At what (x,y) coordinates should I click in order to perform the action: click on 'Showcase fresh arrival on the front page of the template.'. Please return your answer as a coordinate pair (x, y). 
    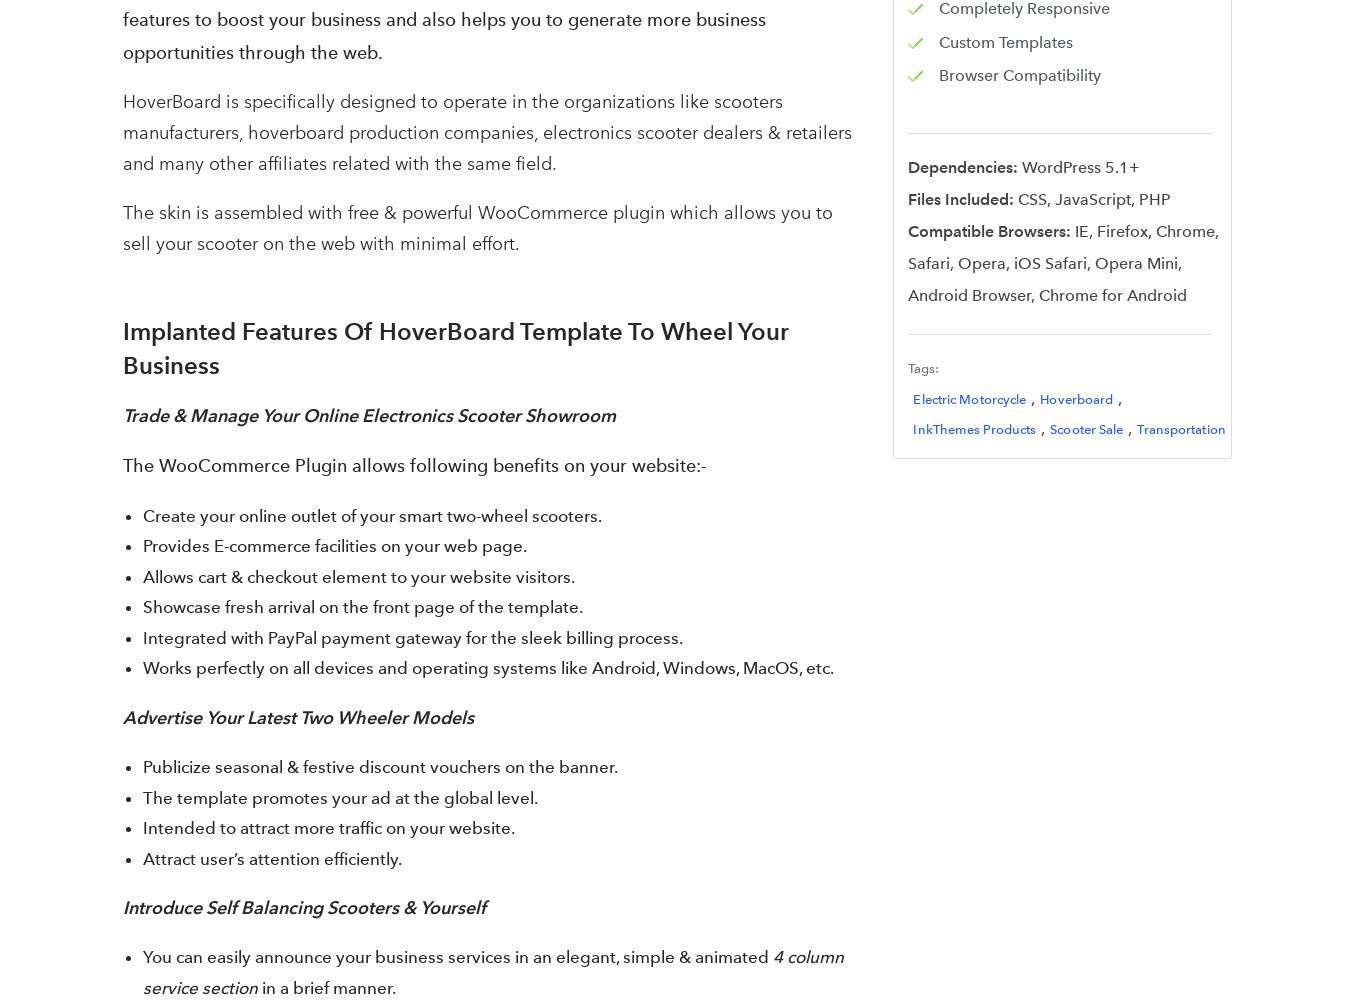
    Looking at the image, I should click on (361, 606).